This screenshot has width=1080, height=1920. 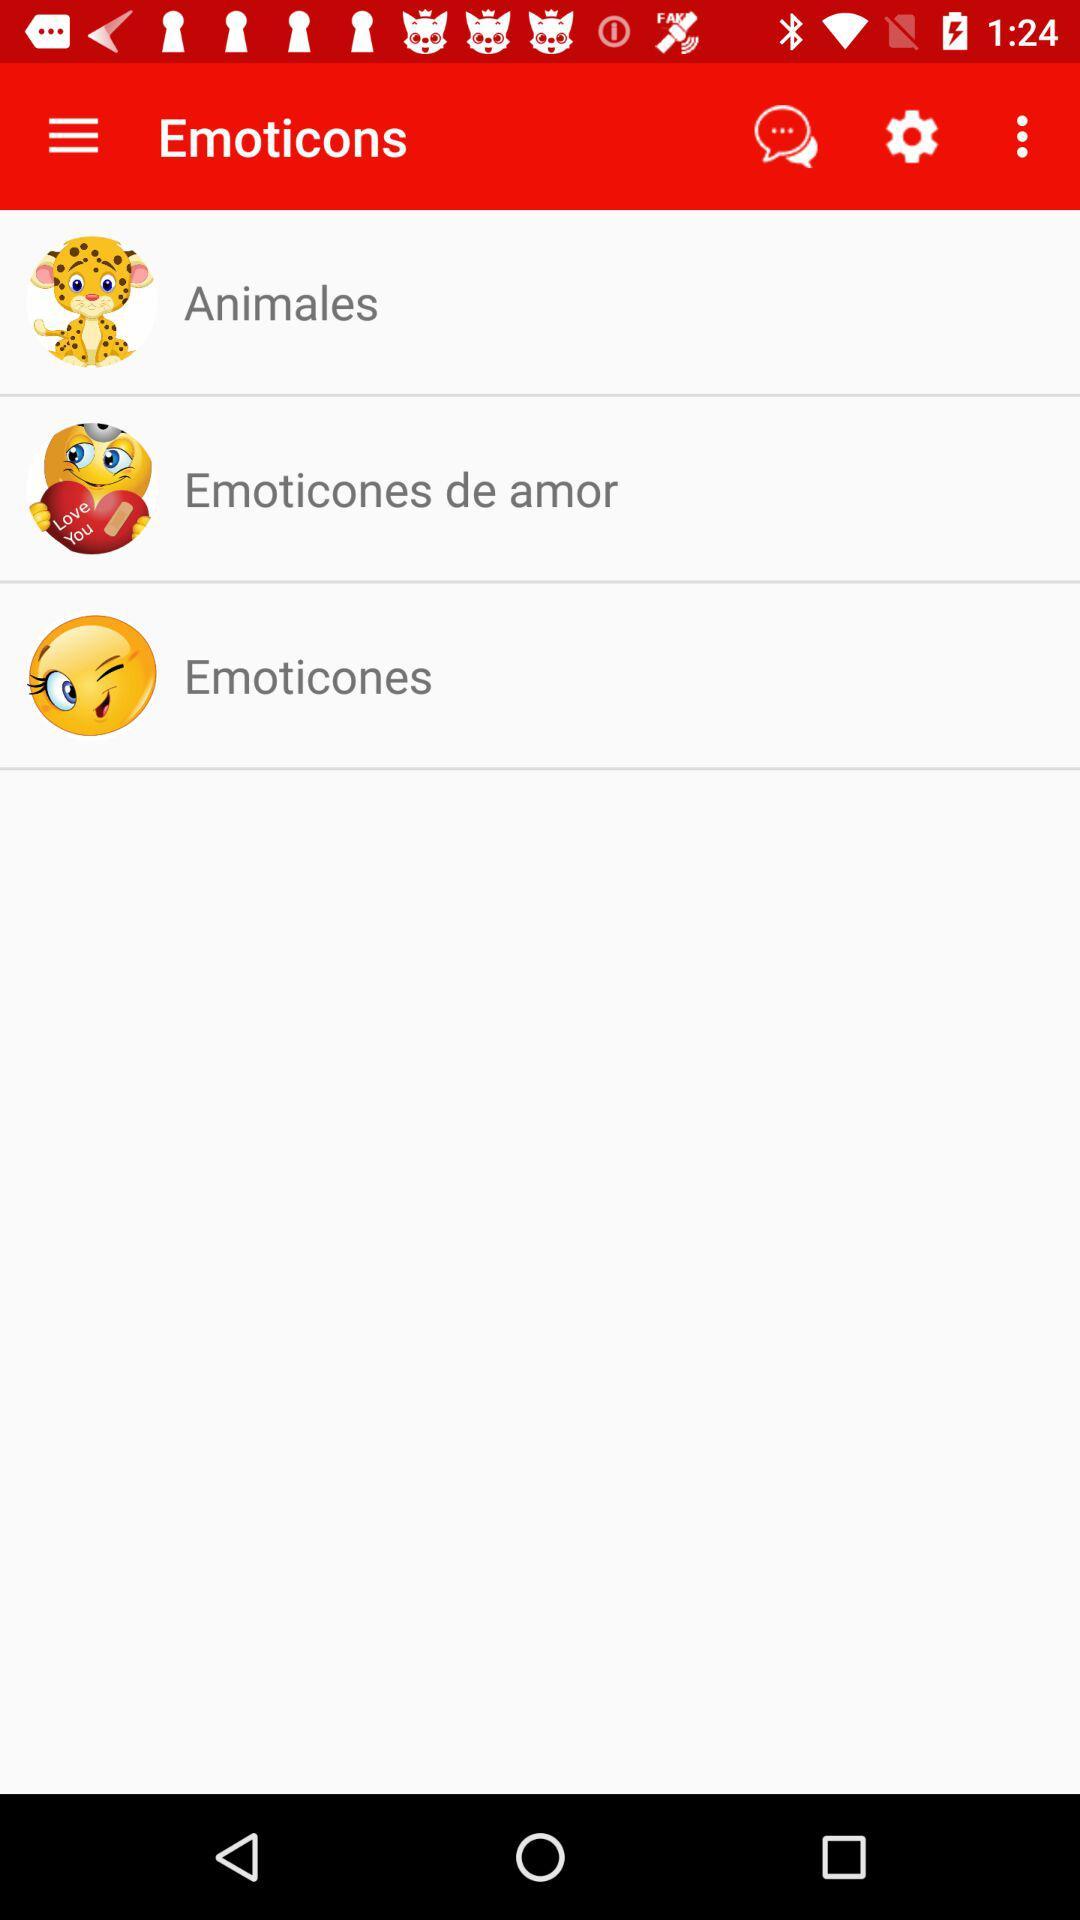 I want to click on icon next to emoticons icon, so click(x=785, y=135).